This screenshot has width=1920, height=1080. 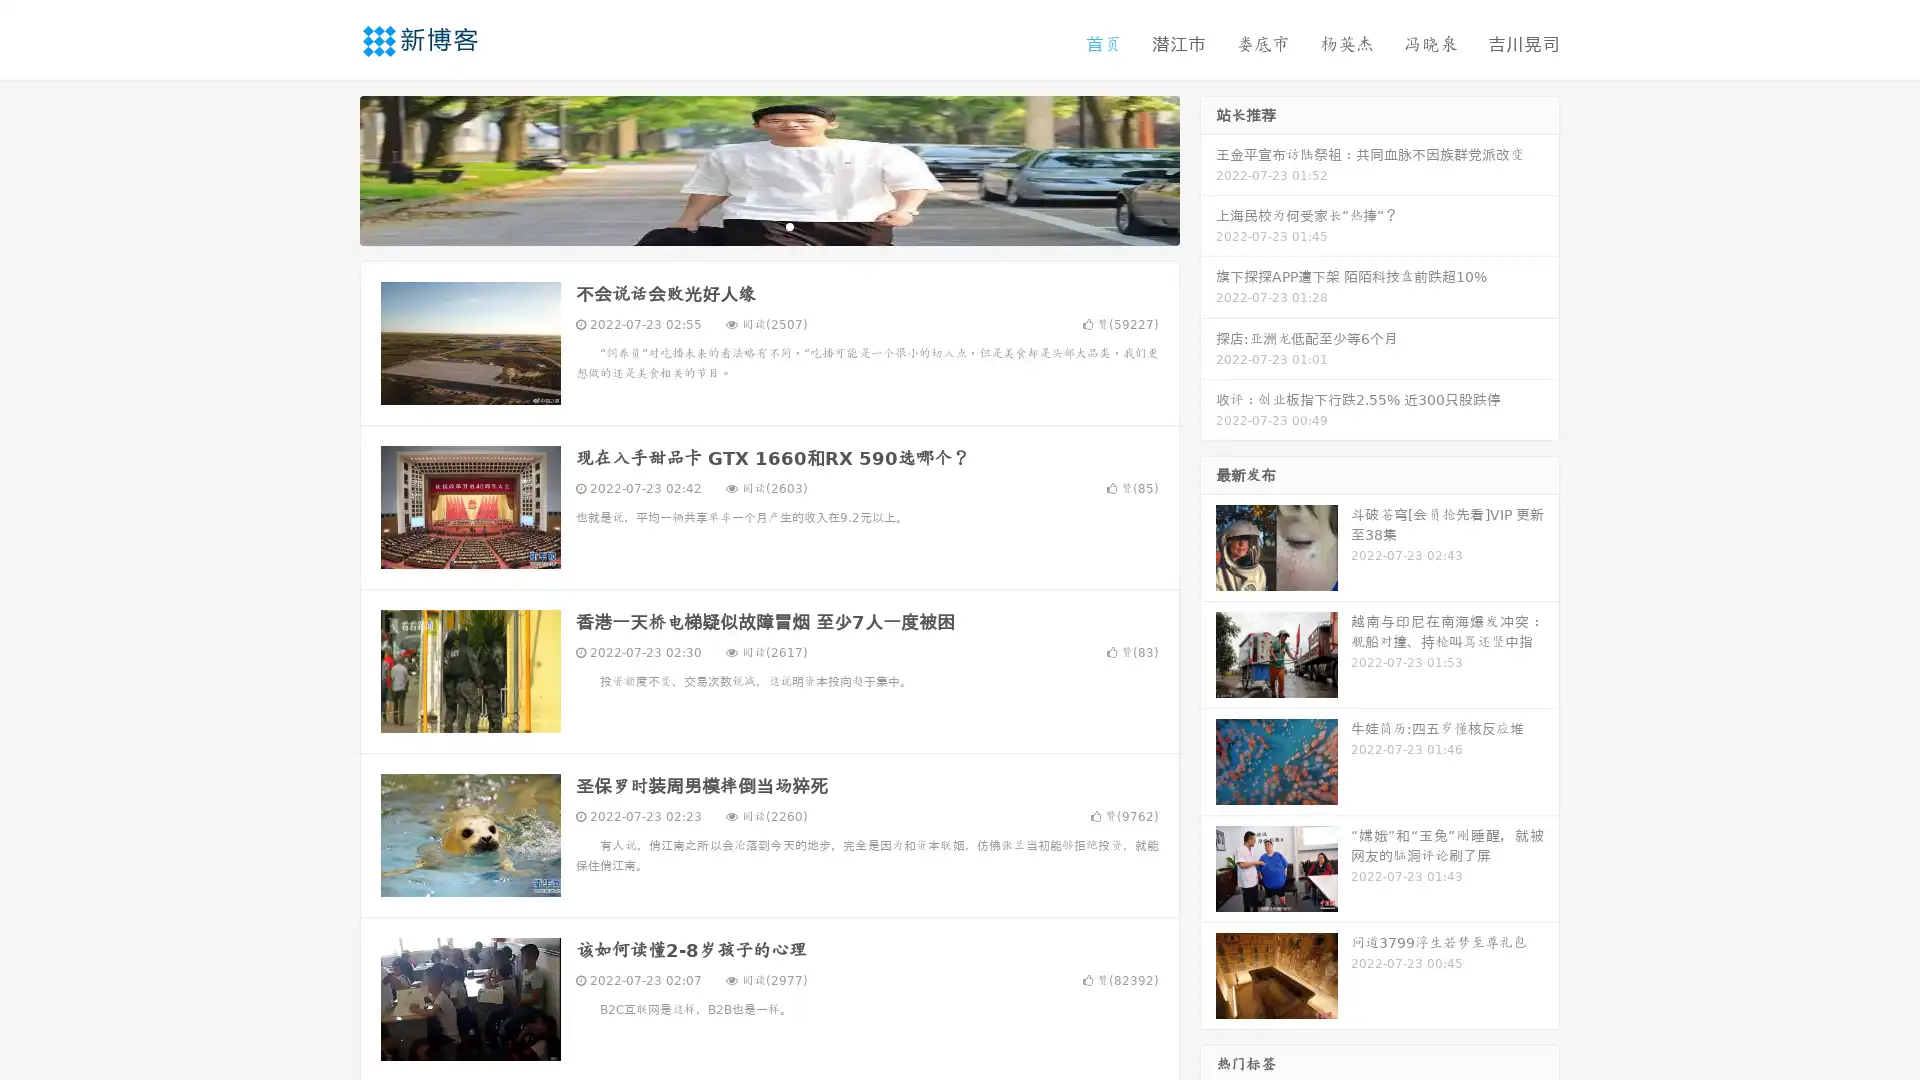 What do you see at coordinates (1208, 168) in the screenshot?
I see `Next slide` at bounding box center [1208, 168].